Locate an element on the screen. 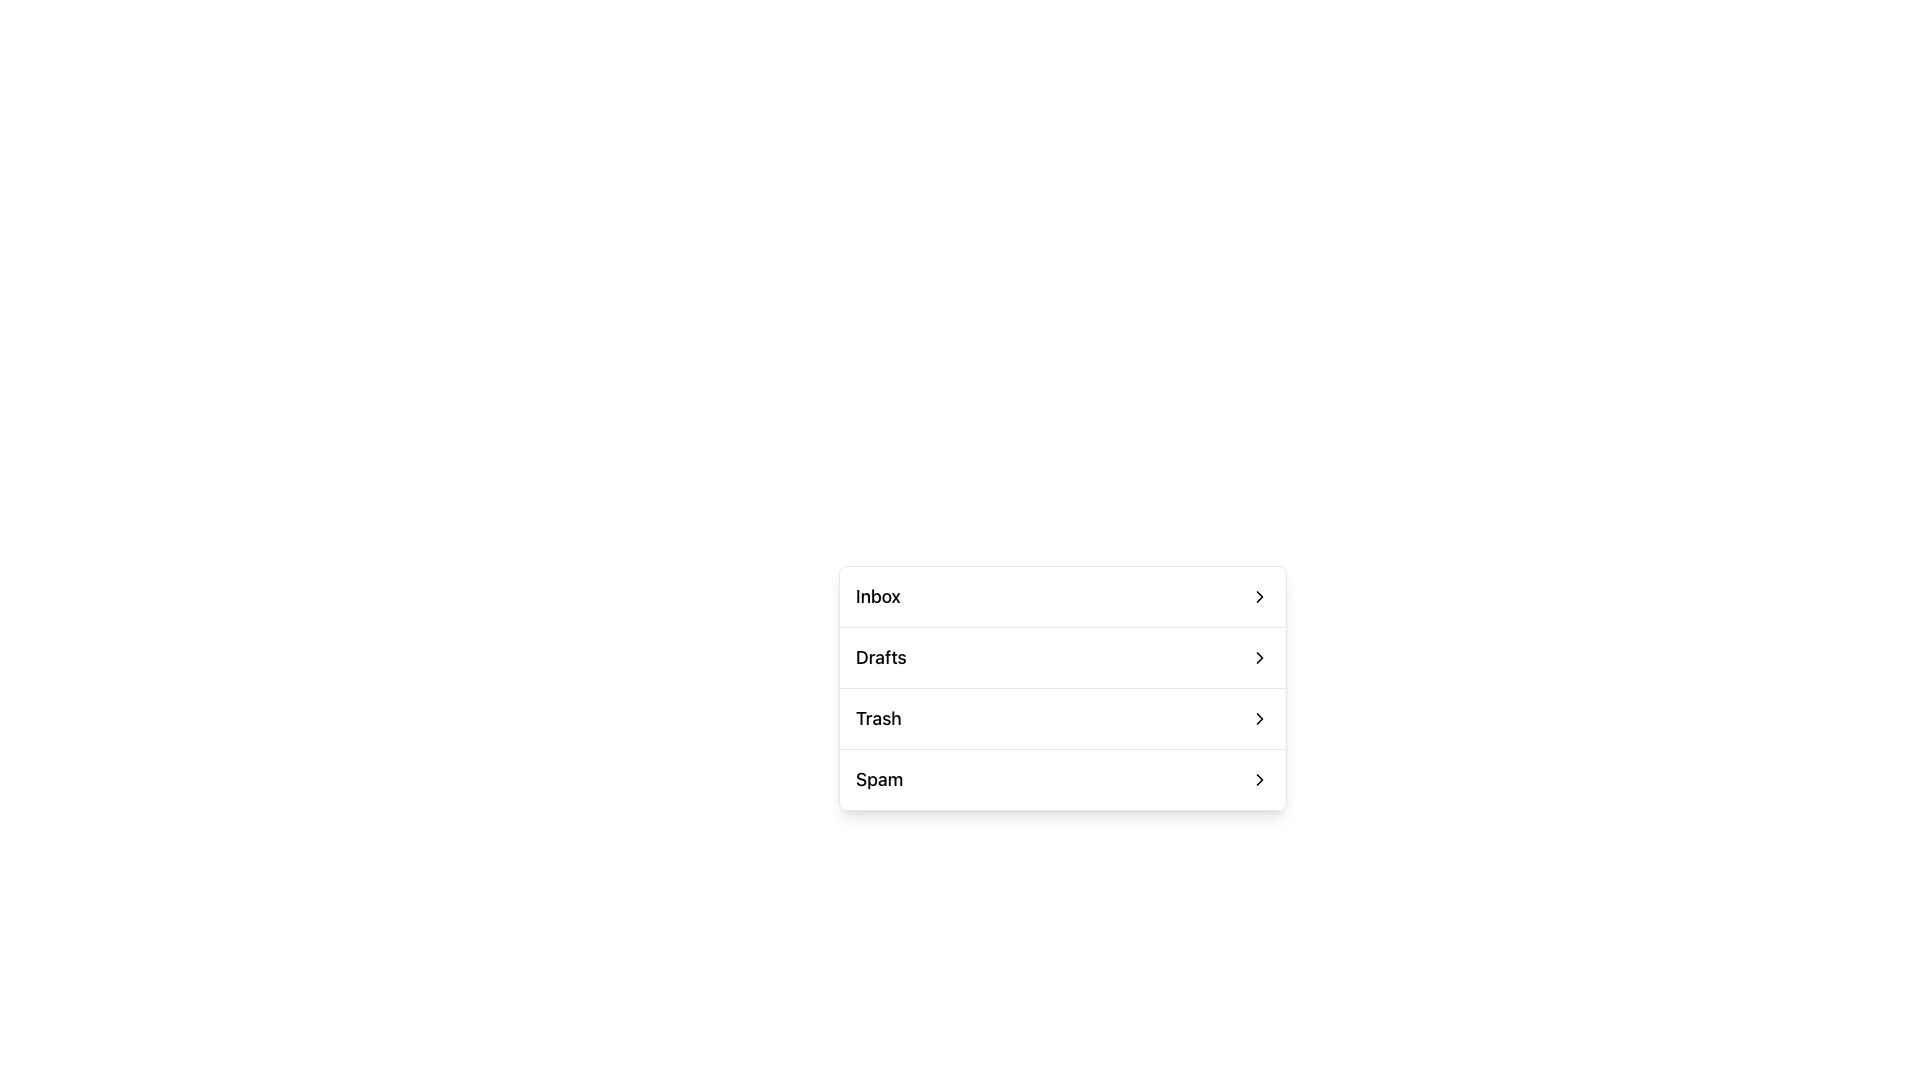 This screenshot has width=1920, height=1080. the interactive icon for the 'Trash' section is located at coordinates (1258, 717).